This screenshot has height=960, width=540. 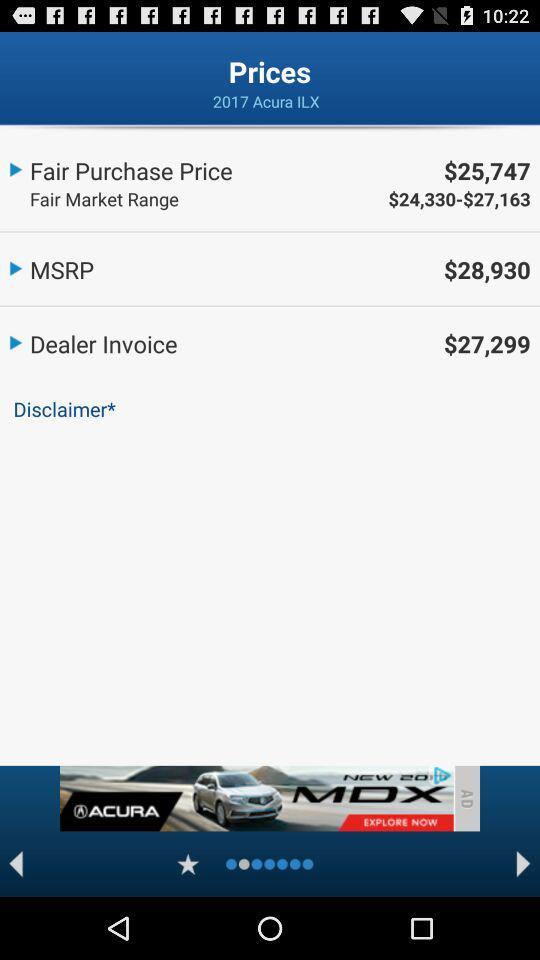 What do you see at coordinates (188, 863) in the screenshot?
I see `rating` at bounding box center [188, 863].